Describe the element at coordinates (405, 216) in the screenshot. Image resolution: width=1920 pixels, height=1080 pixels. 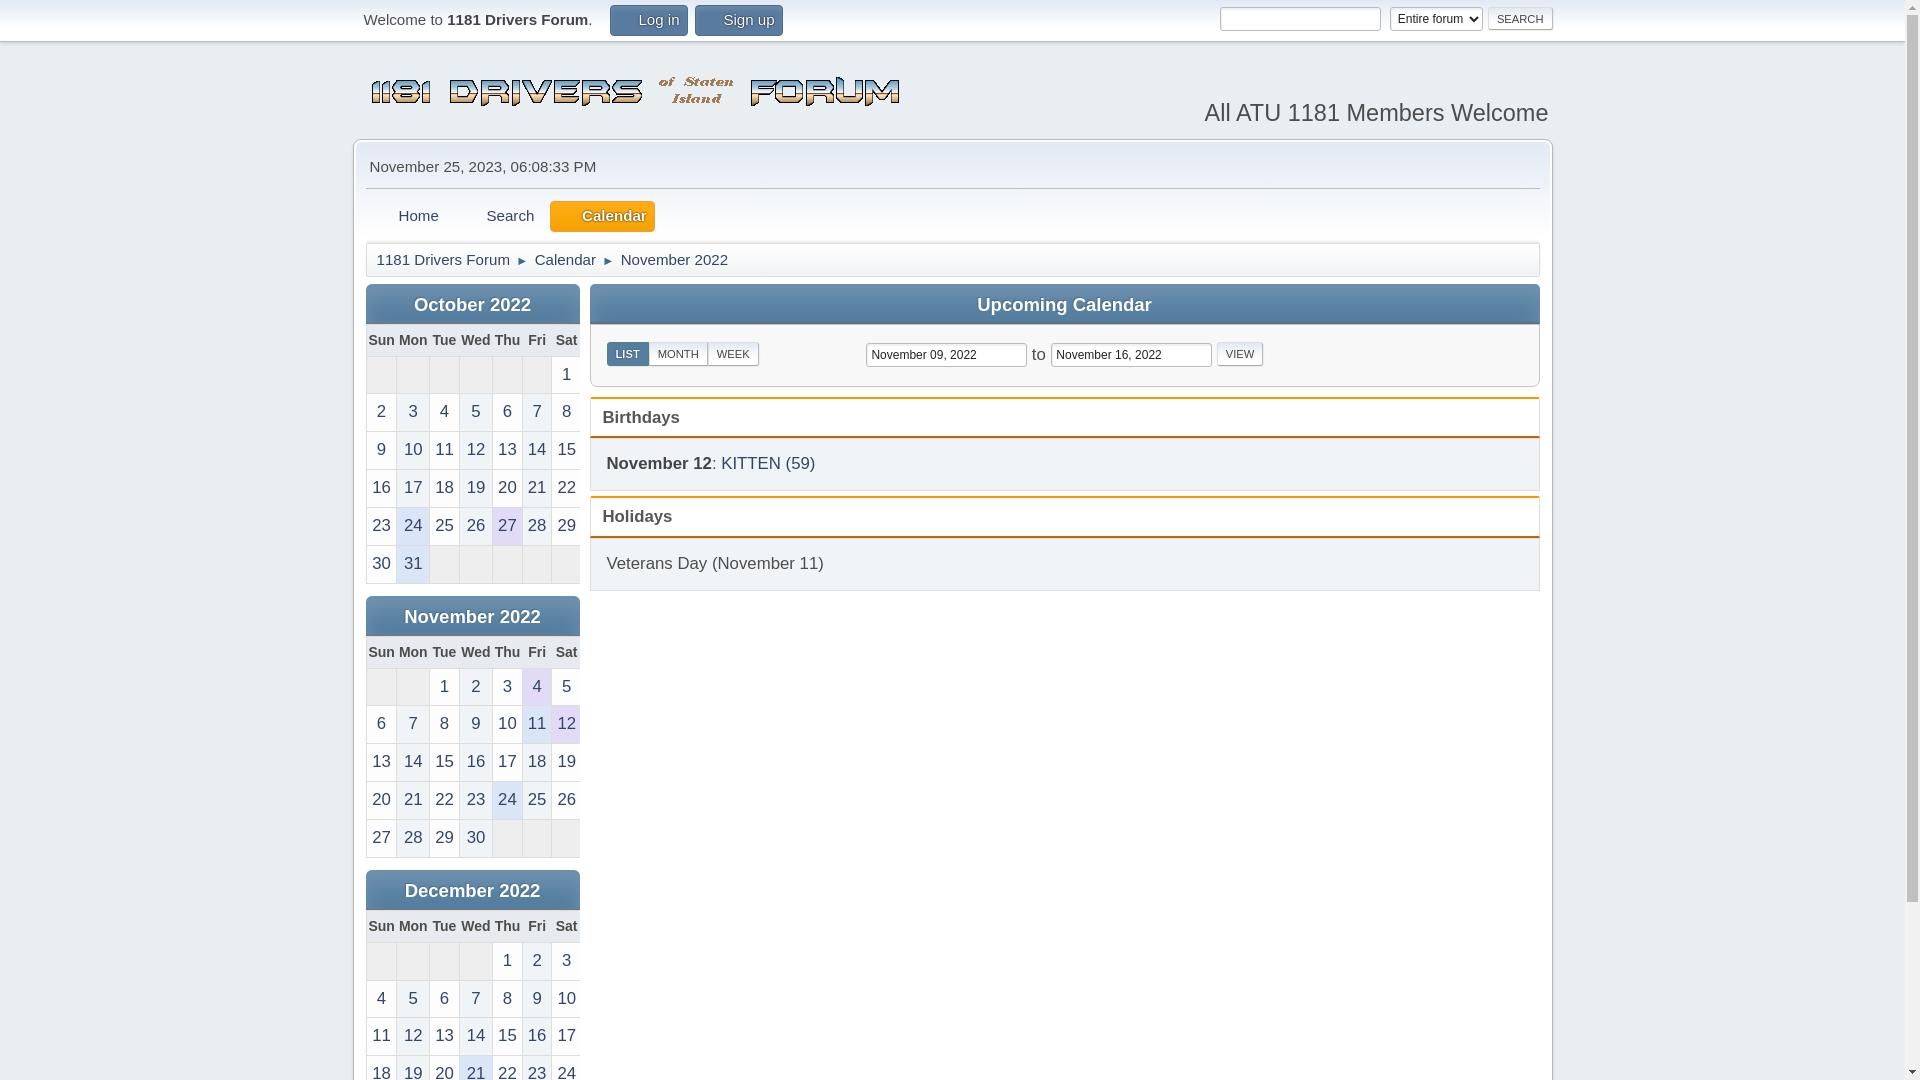
I see `'Home'` at that location.